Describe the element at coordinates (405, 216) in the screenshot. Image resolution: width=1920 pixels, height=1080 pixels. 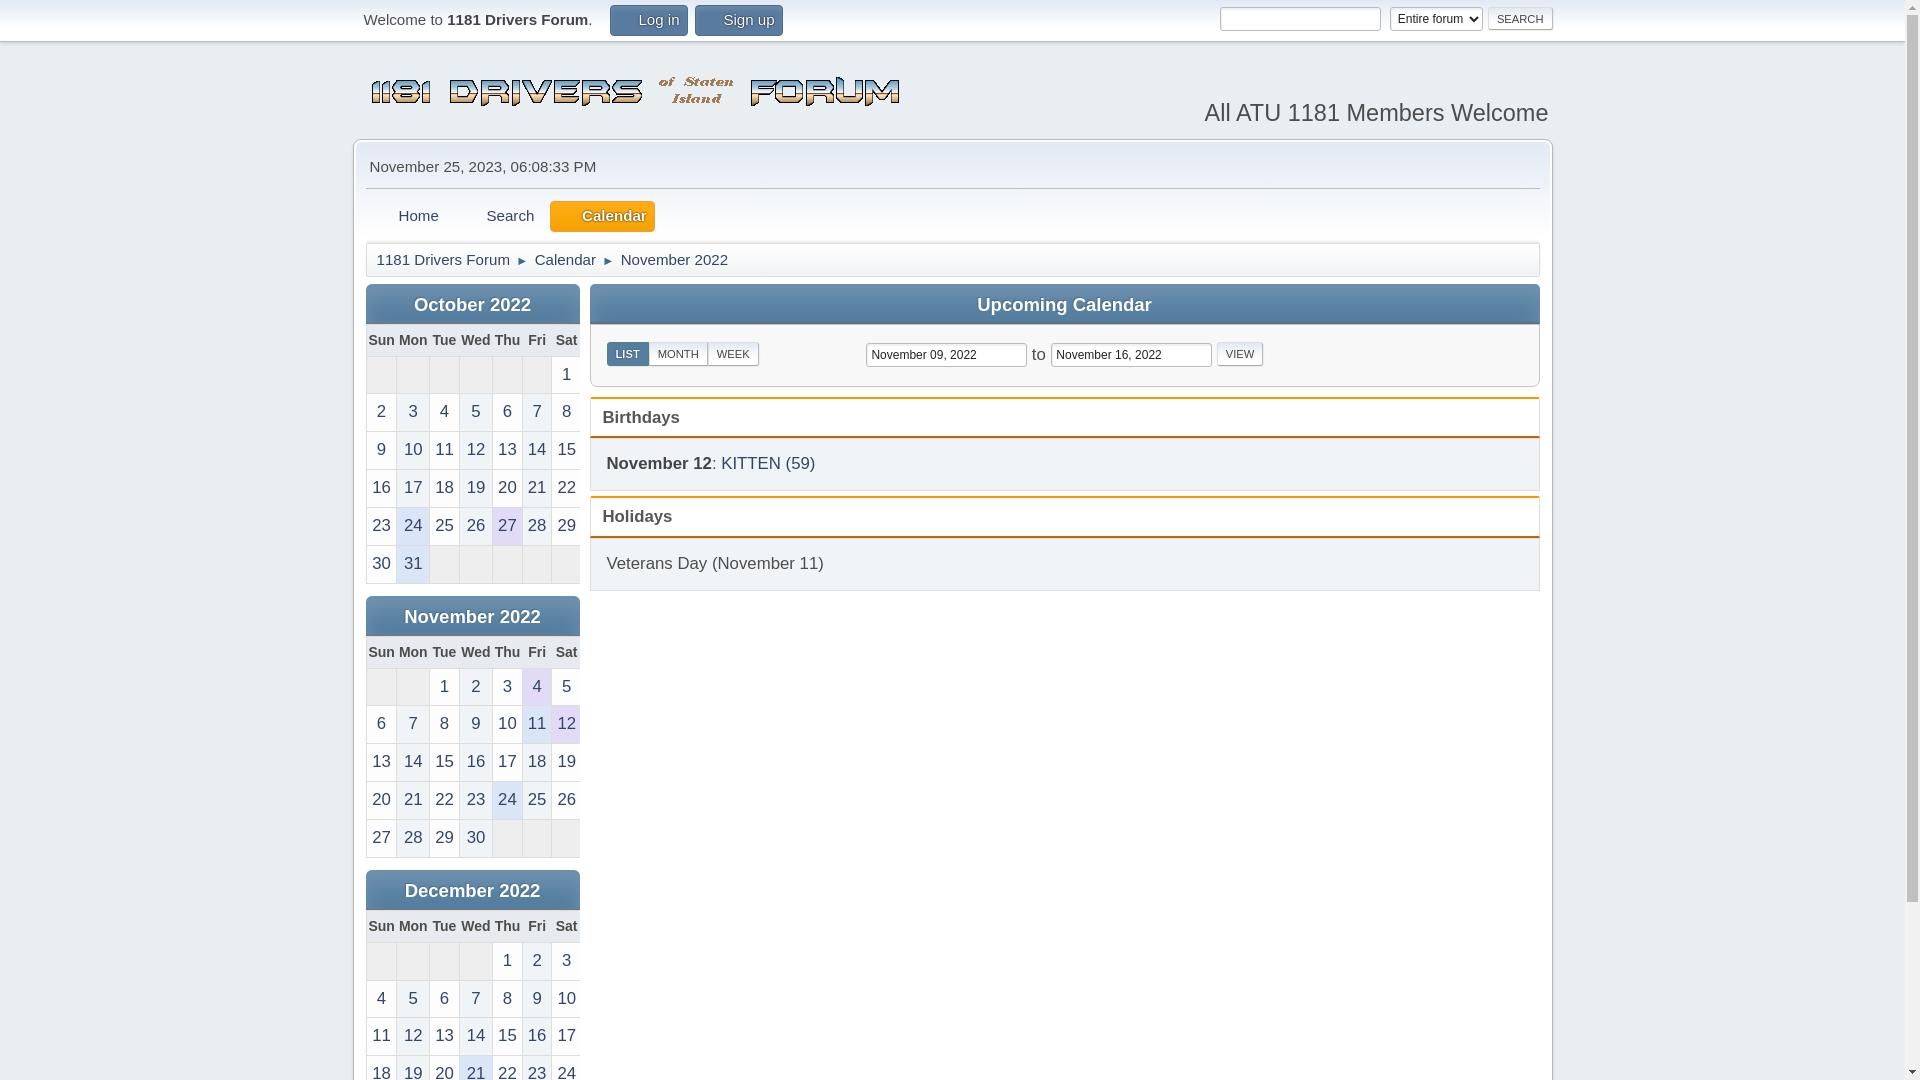
I see `'Home'` at that location.